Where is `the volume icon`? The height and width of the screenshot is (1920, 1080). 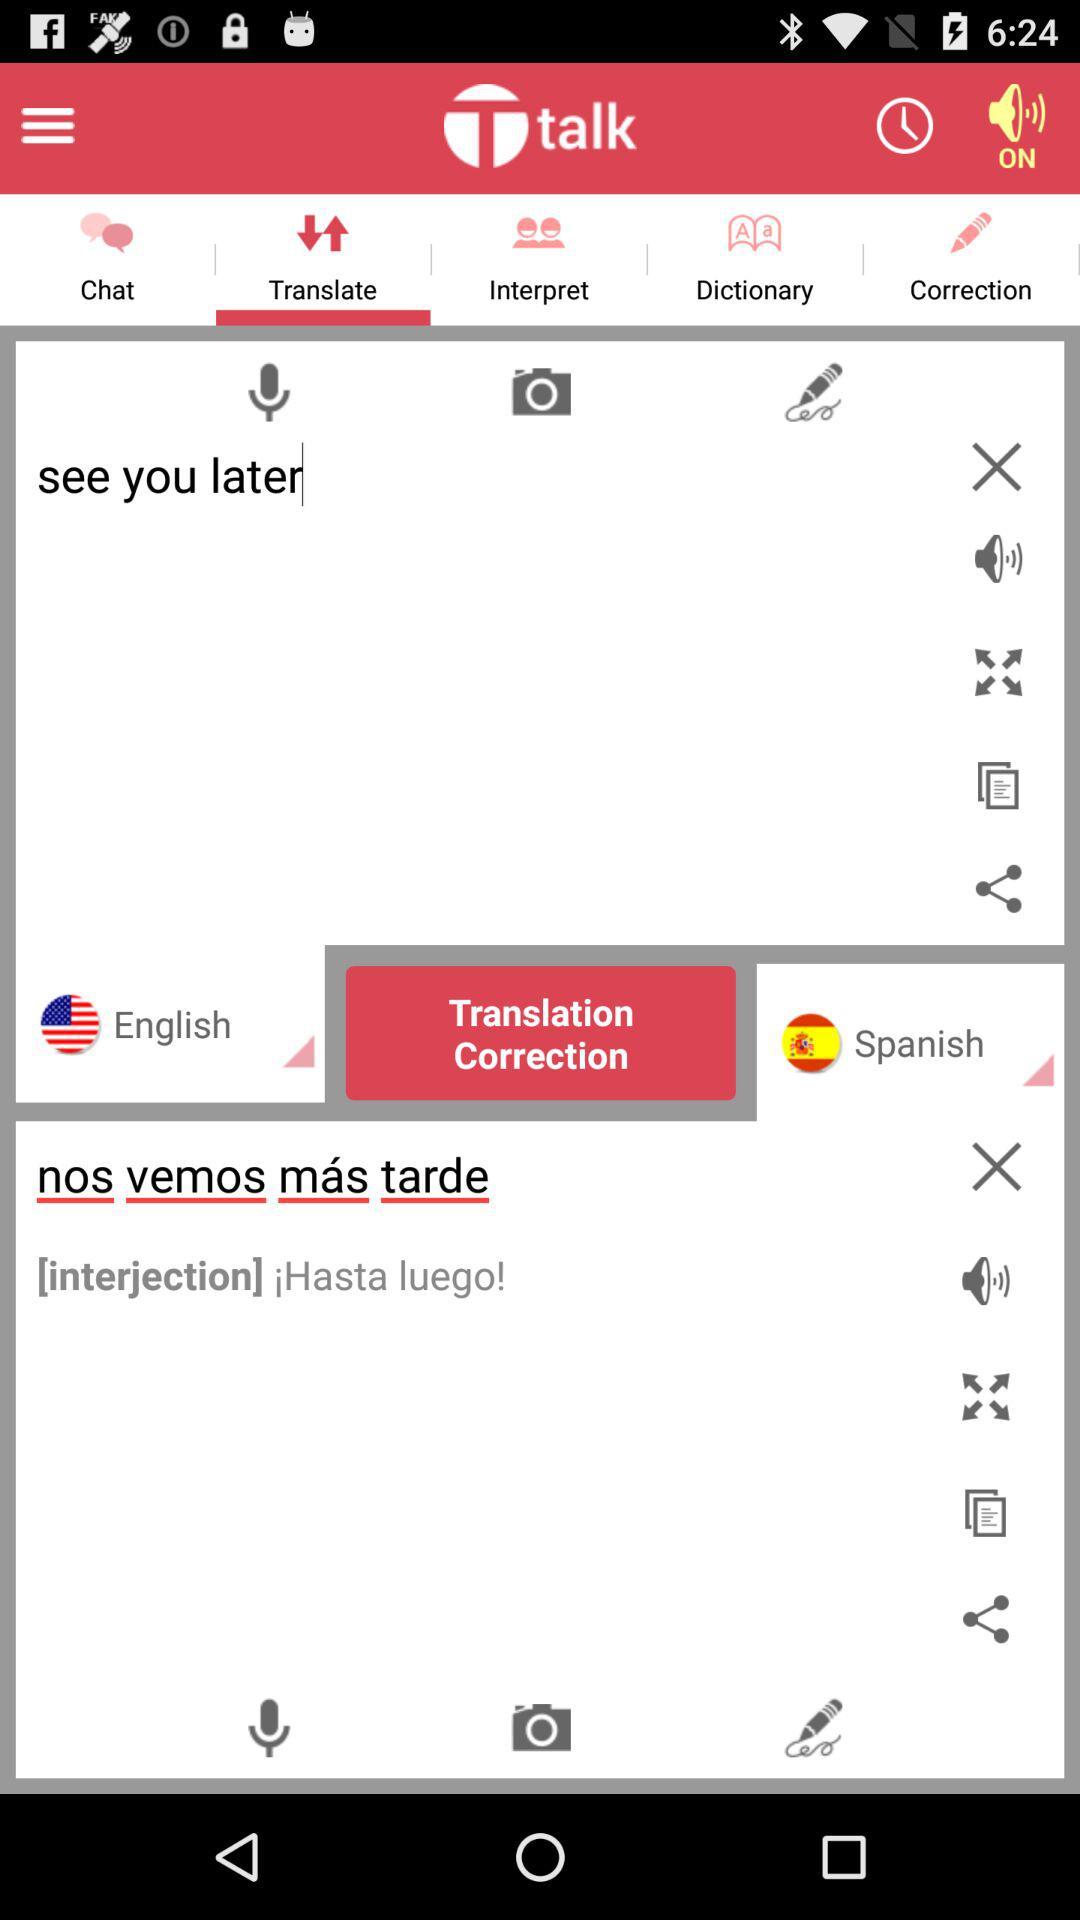
the volume icon is located at coordinates (990, 1390).